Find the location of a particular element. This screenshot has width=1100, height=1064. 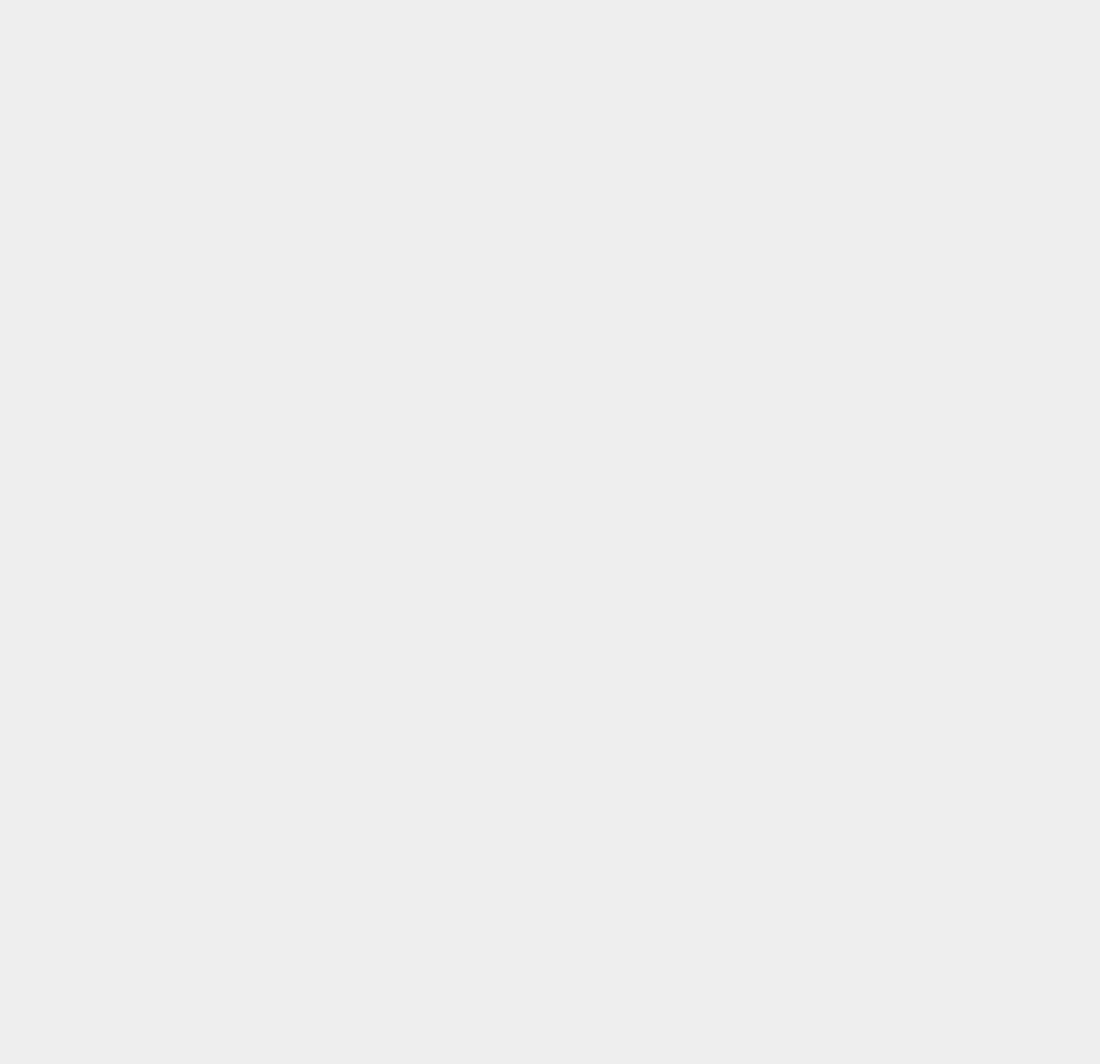

'Speakers' is located at coordinates (806, 1051).